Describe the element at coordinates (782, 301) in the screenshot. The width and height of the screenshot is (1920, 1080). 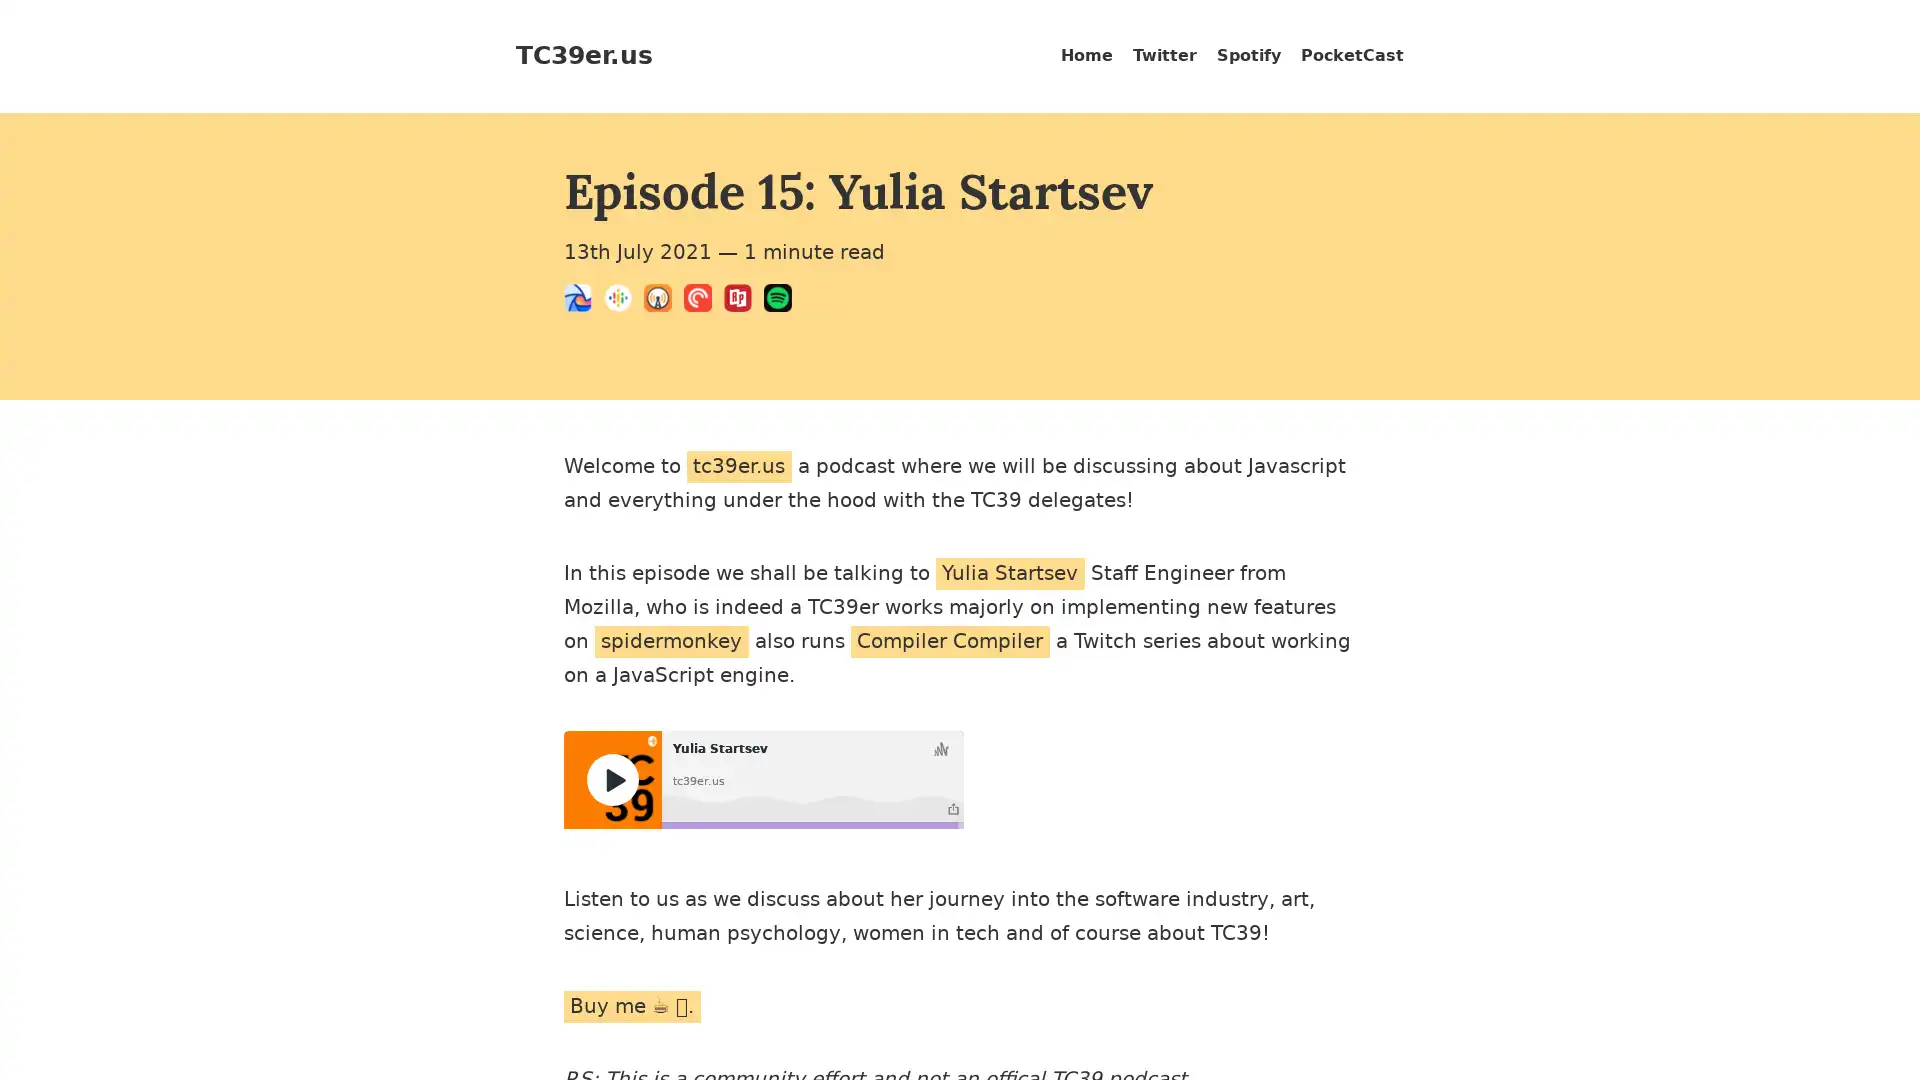
I see `Spotify Logo` at that location.